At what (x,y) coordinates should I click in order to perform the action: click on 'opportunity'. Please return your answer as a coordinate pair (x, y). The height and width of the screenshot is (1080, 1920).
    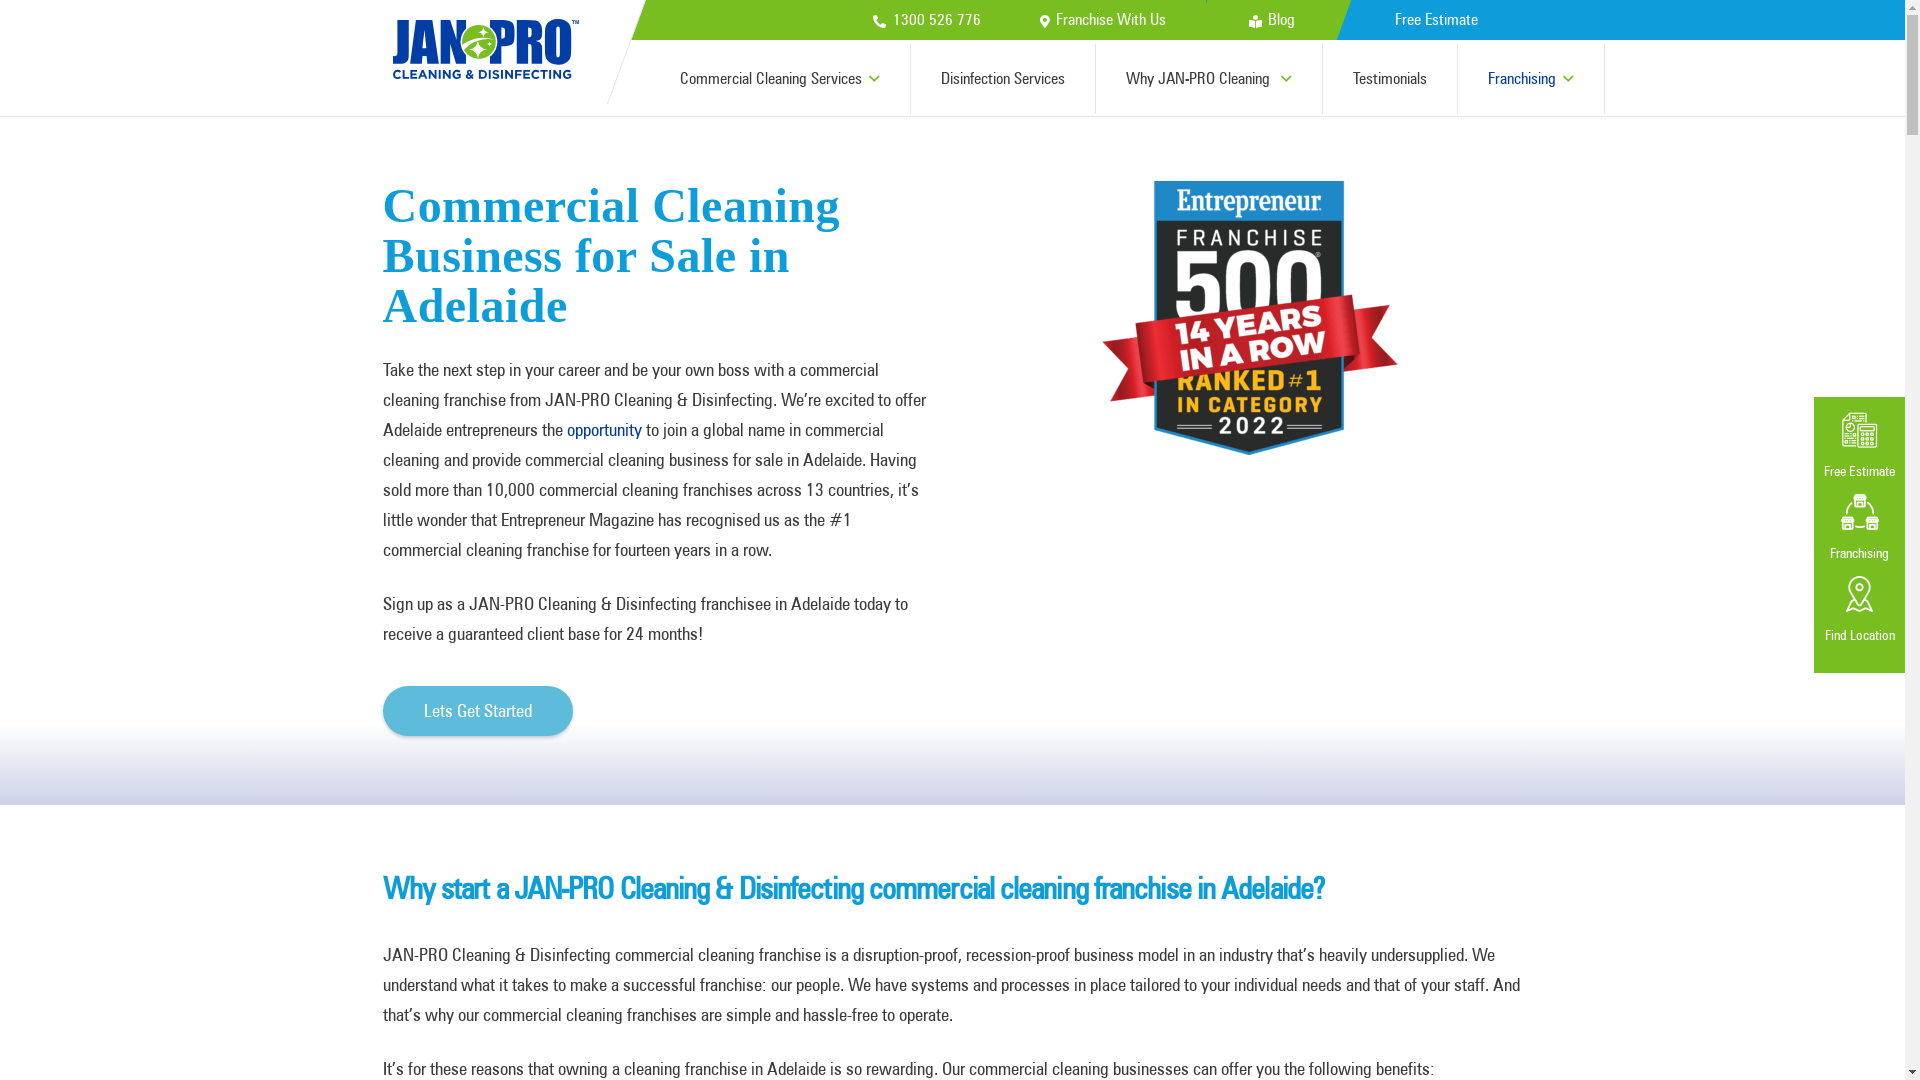
    Looking at the image, I should click on (602, 428).